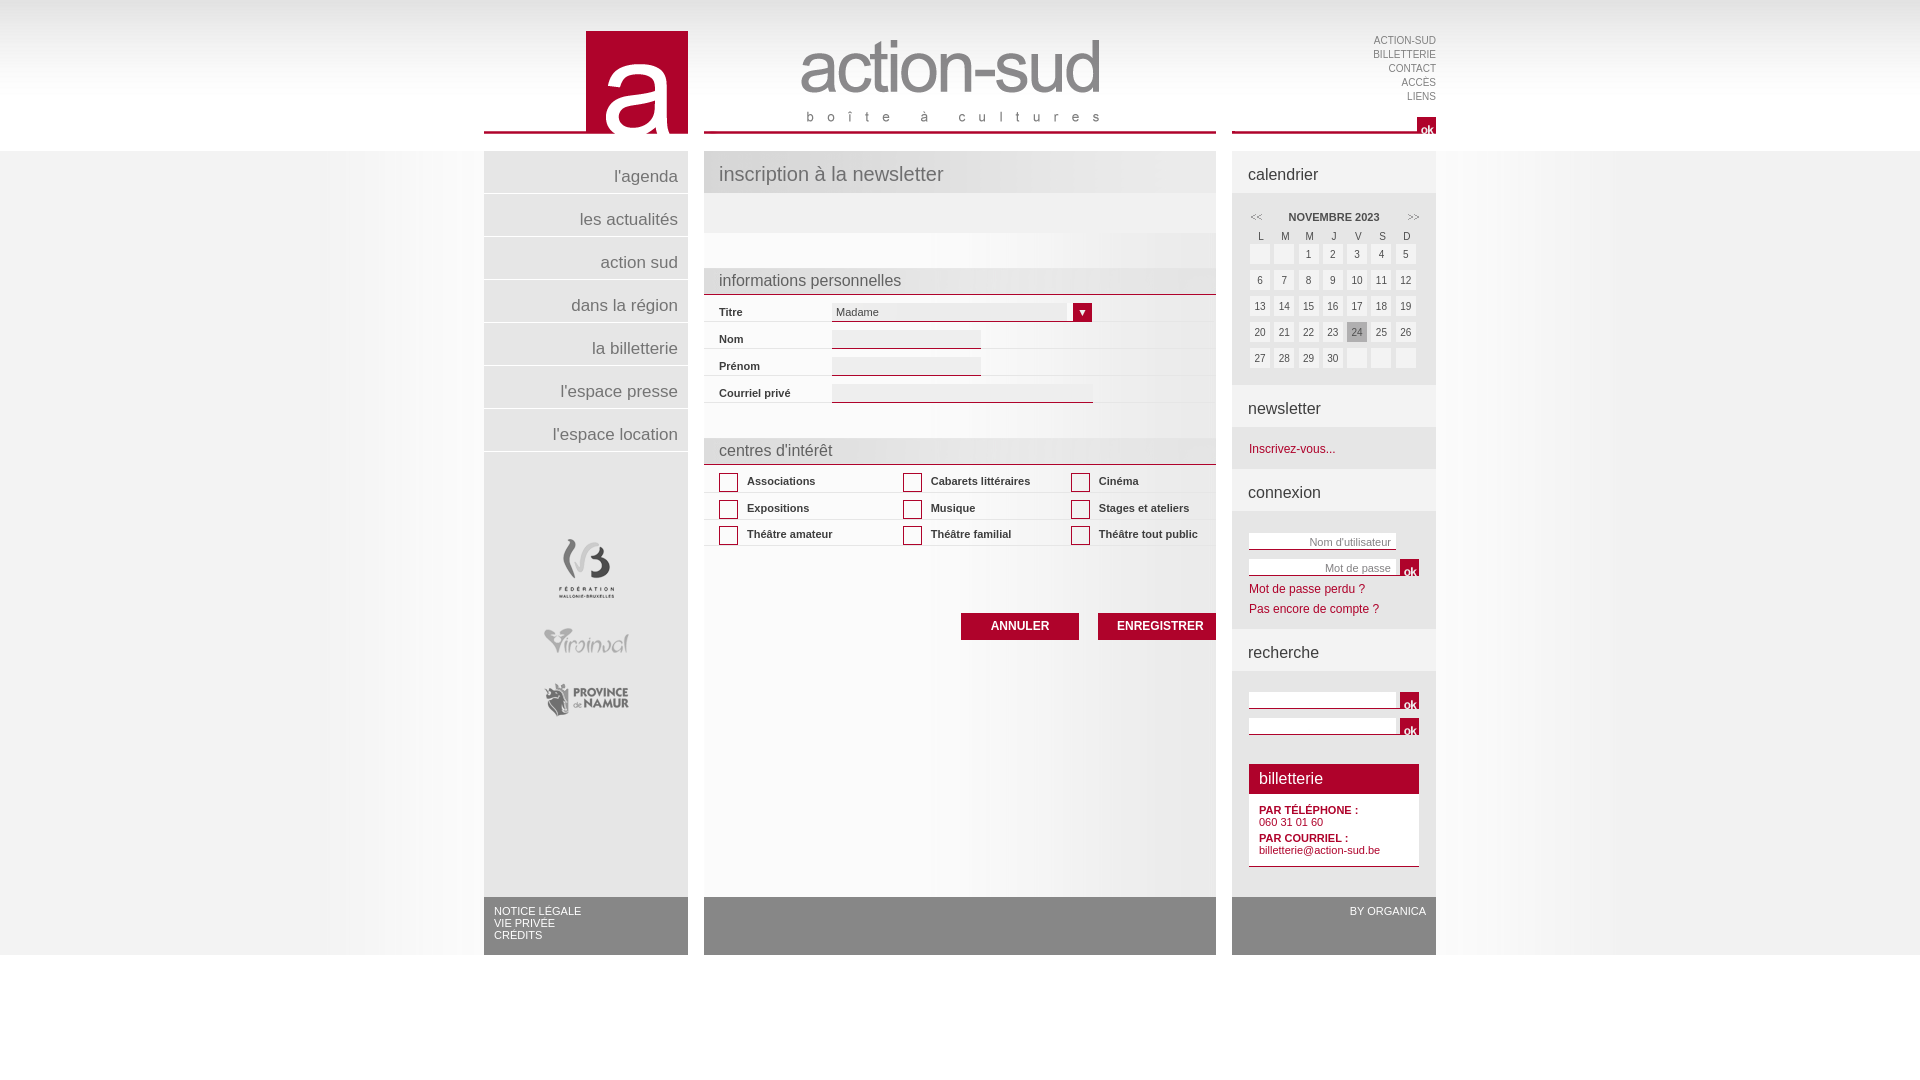  Describe the element at coordinates (1310, 308) in the screenshot. I see `'15'` at that location.